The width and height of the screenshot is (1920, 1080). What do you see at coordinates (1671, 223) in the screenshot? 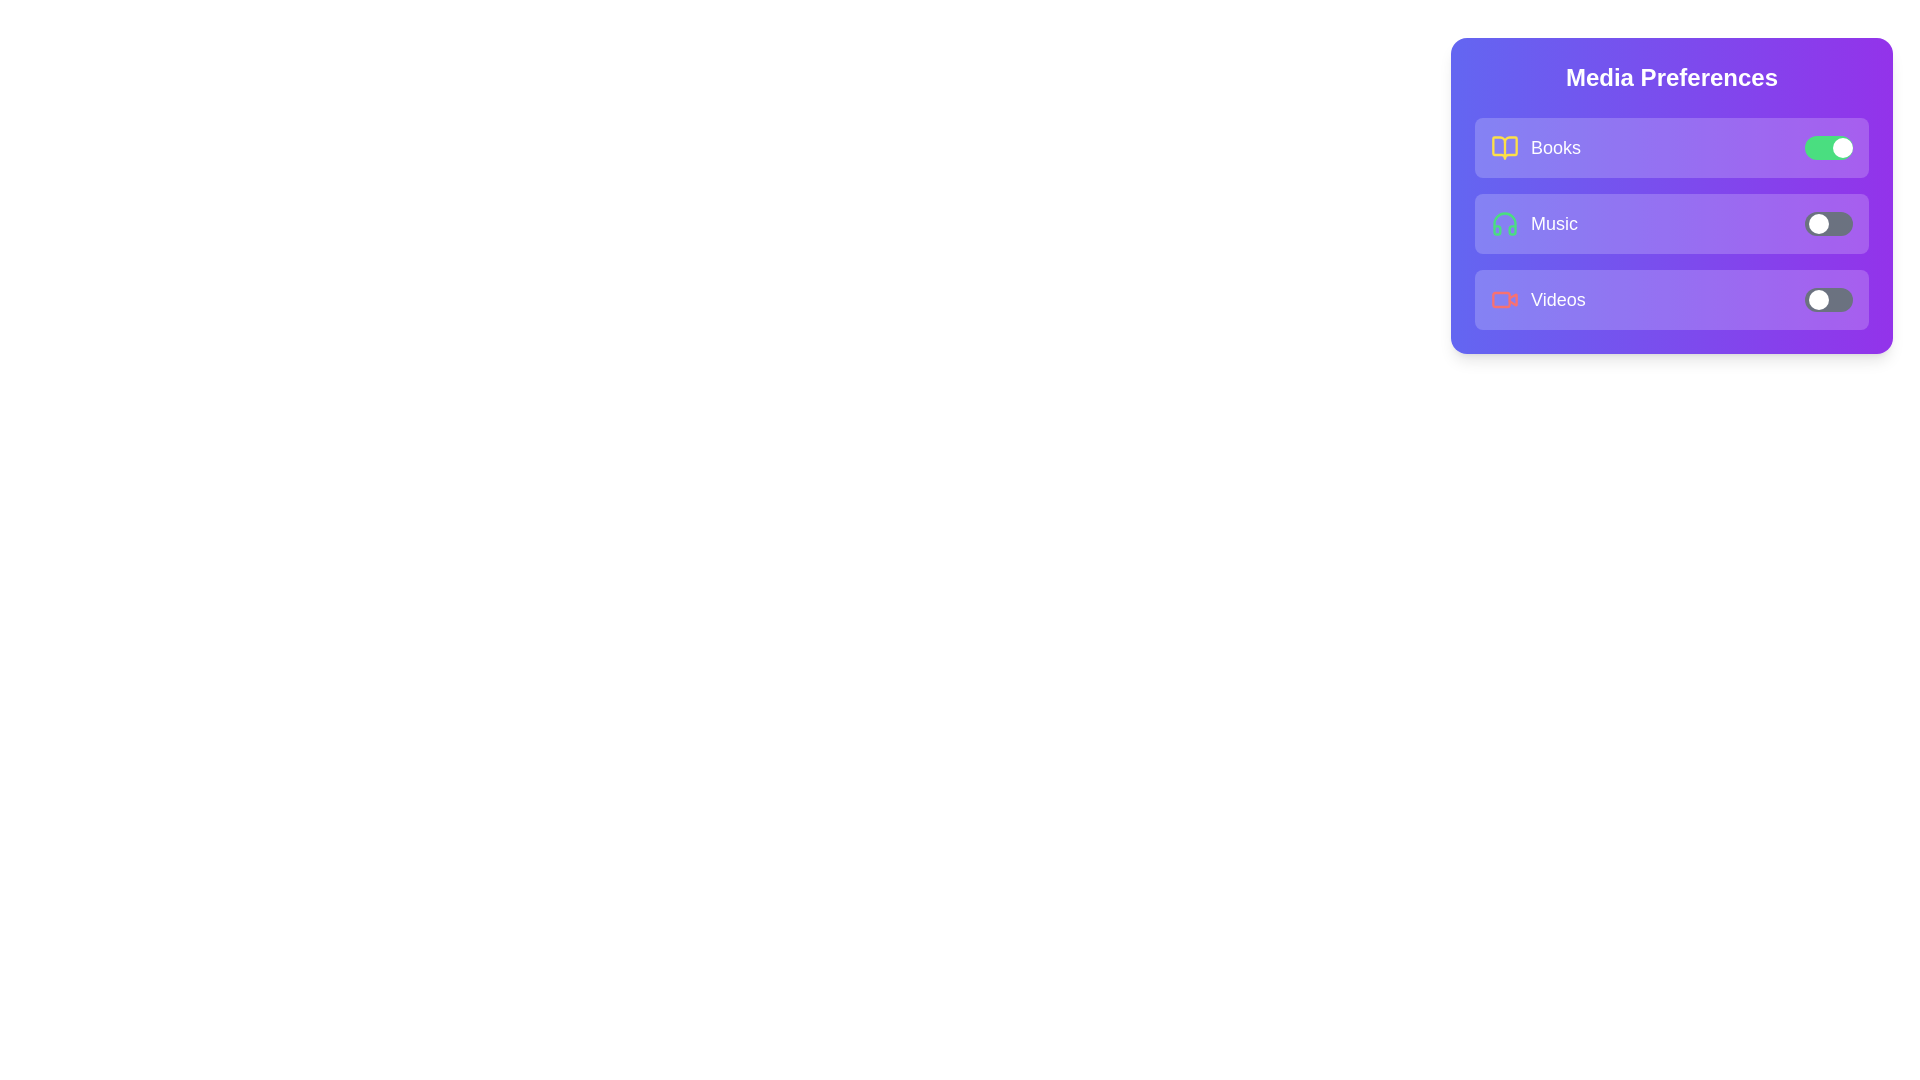
I see `the toggle switch located in the 'Music' section of the Media Preferences panel, which is represented by a green headphone icon and bold text 'Music'` at bounding box center [1671, 223].